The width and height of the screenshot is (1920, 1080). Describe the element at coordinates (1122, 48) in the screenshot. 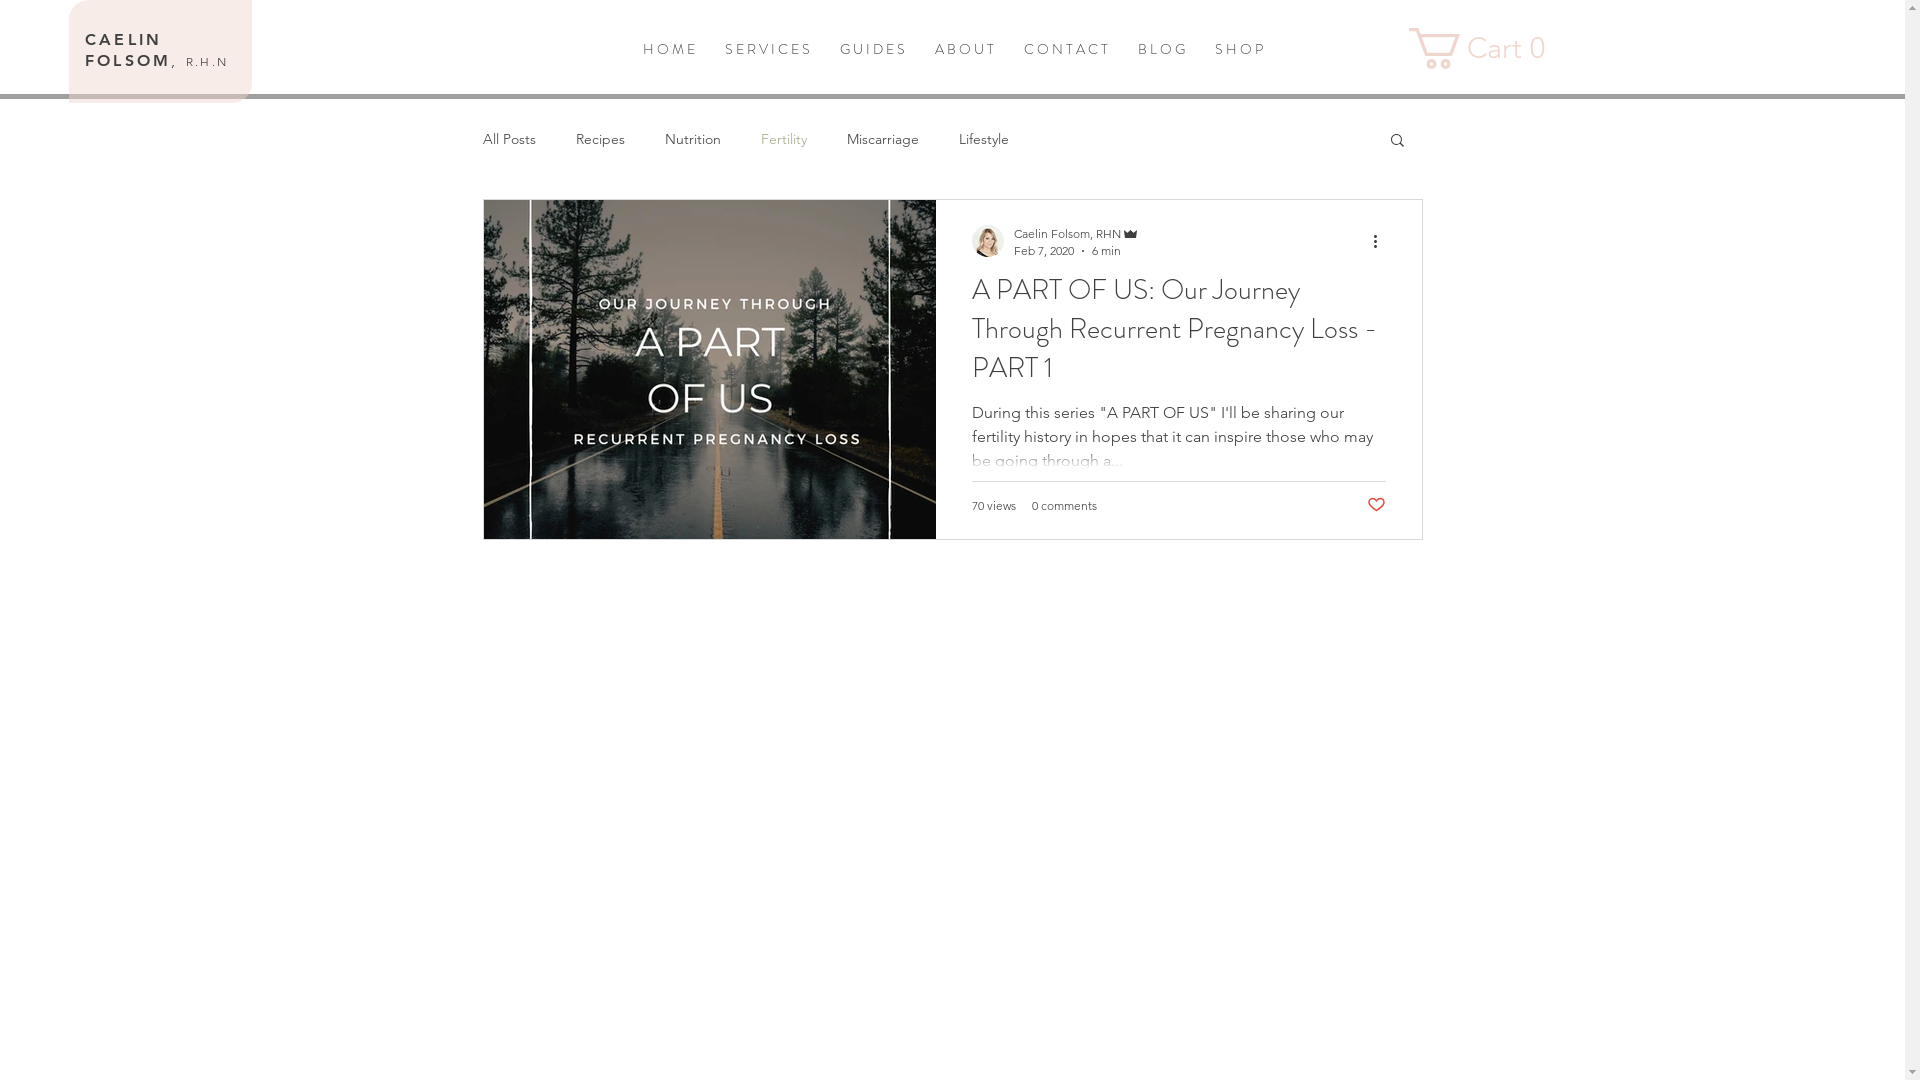

I see `'B L O G'` at that location.